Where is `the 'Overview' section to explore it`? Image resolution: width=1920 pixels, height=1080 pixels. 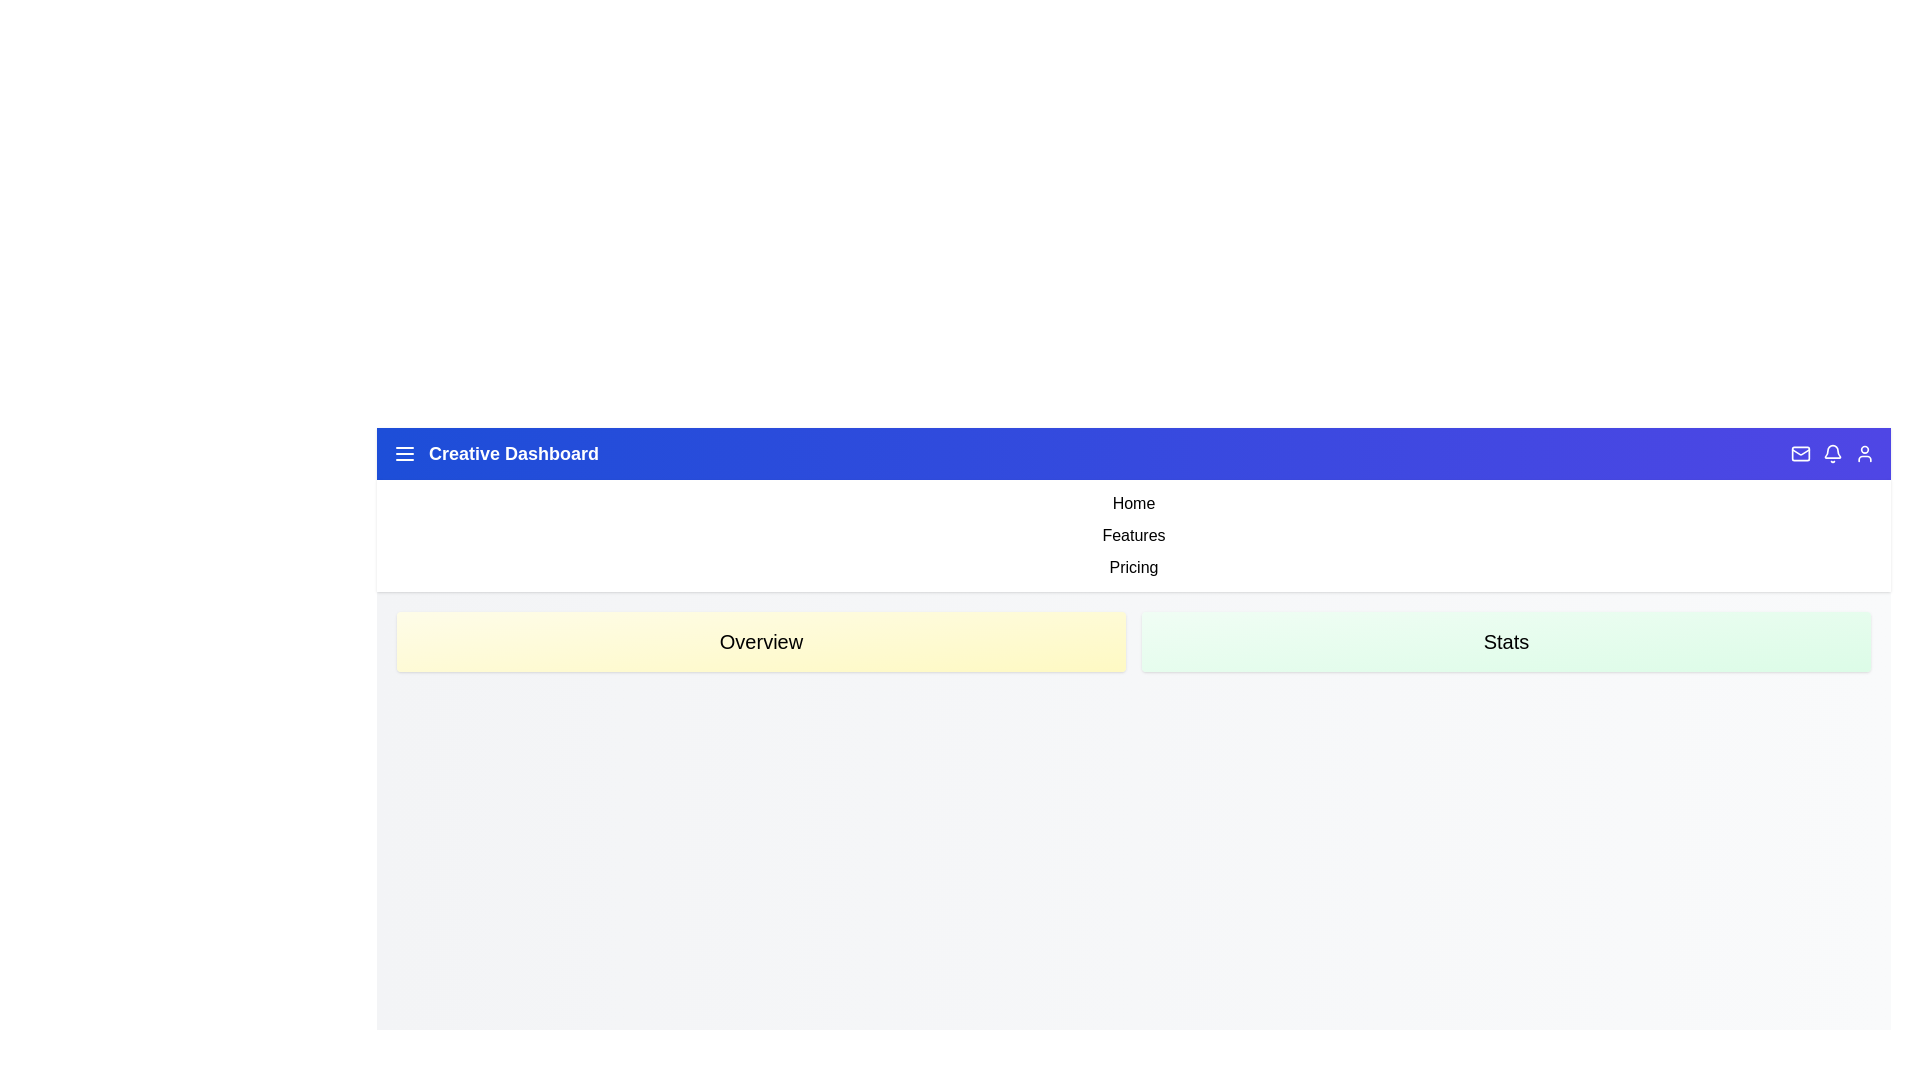
the 'Overview' section to explore it is located at coordinates (760, 641).